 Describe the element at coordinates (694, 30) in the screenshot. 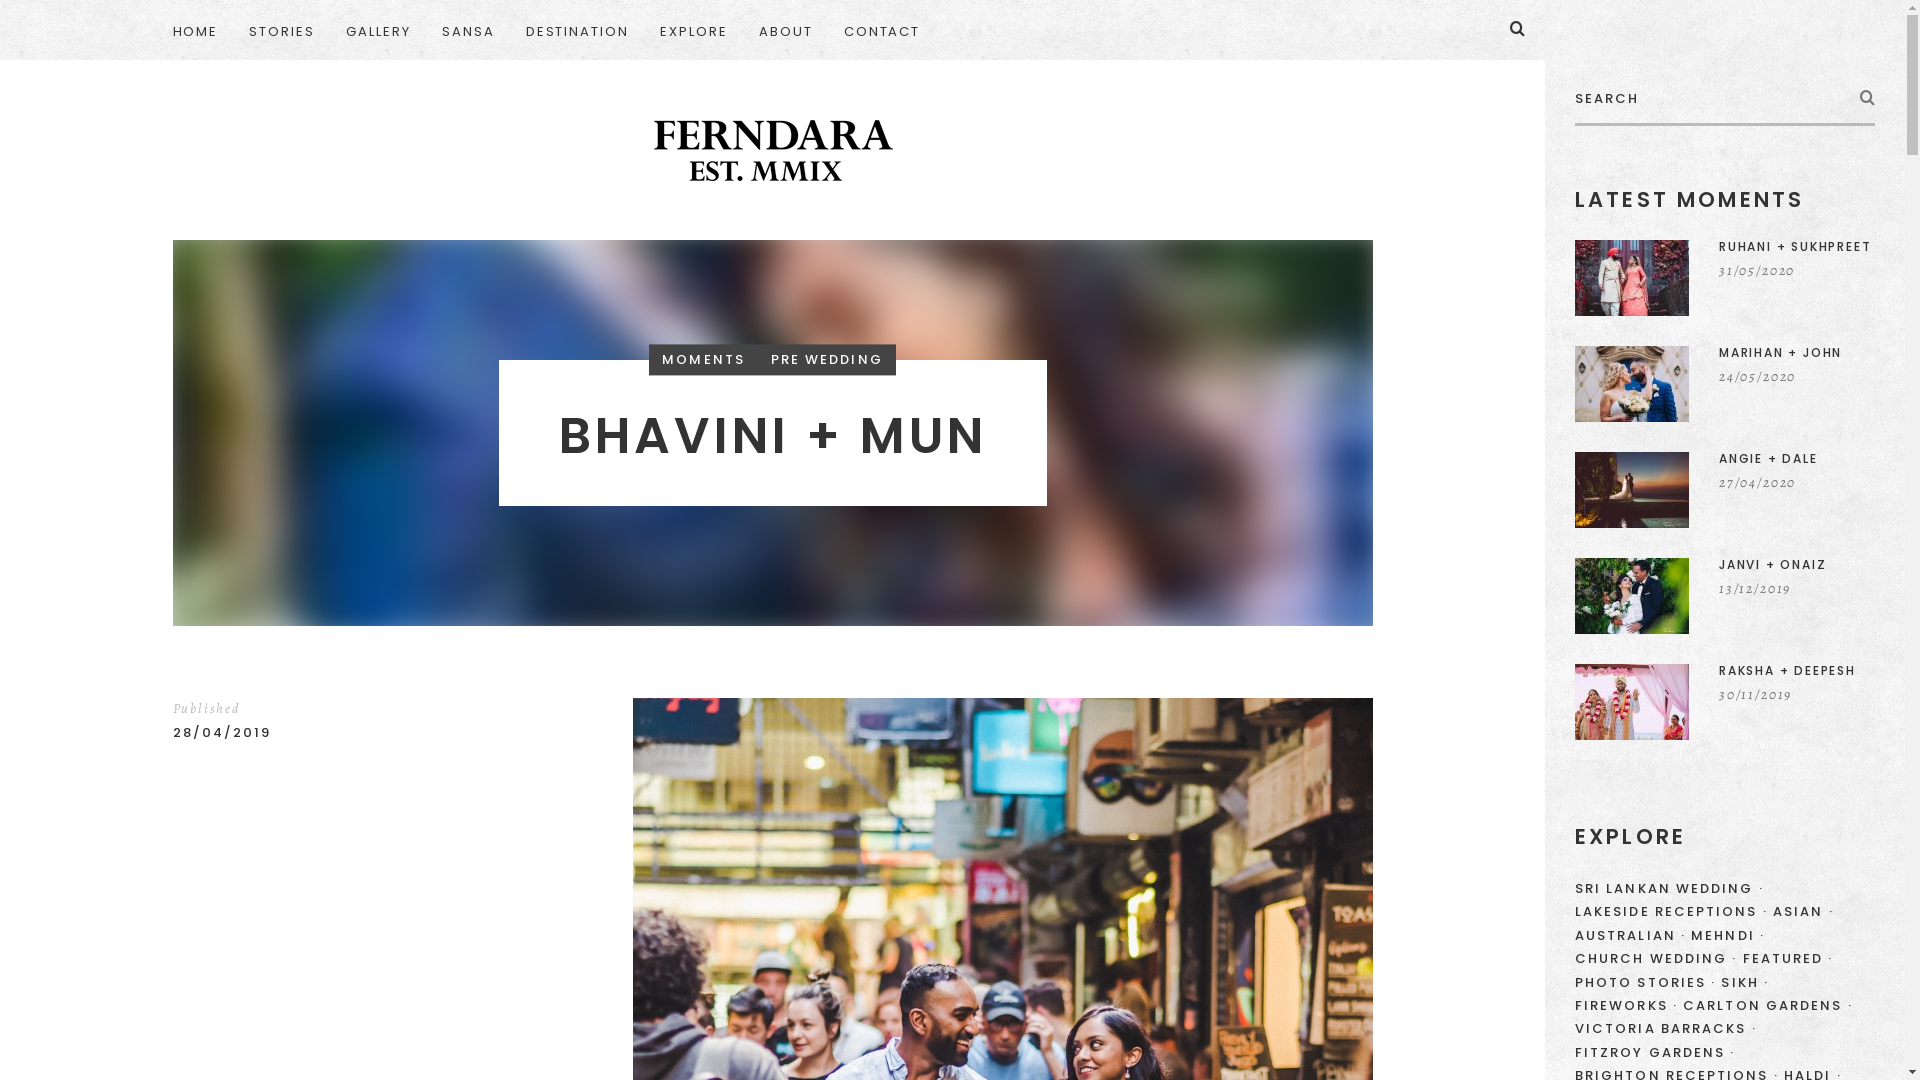

I see `'EXPLORE'` at that location.